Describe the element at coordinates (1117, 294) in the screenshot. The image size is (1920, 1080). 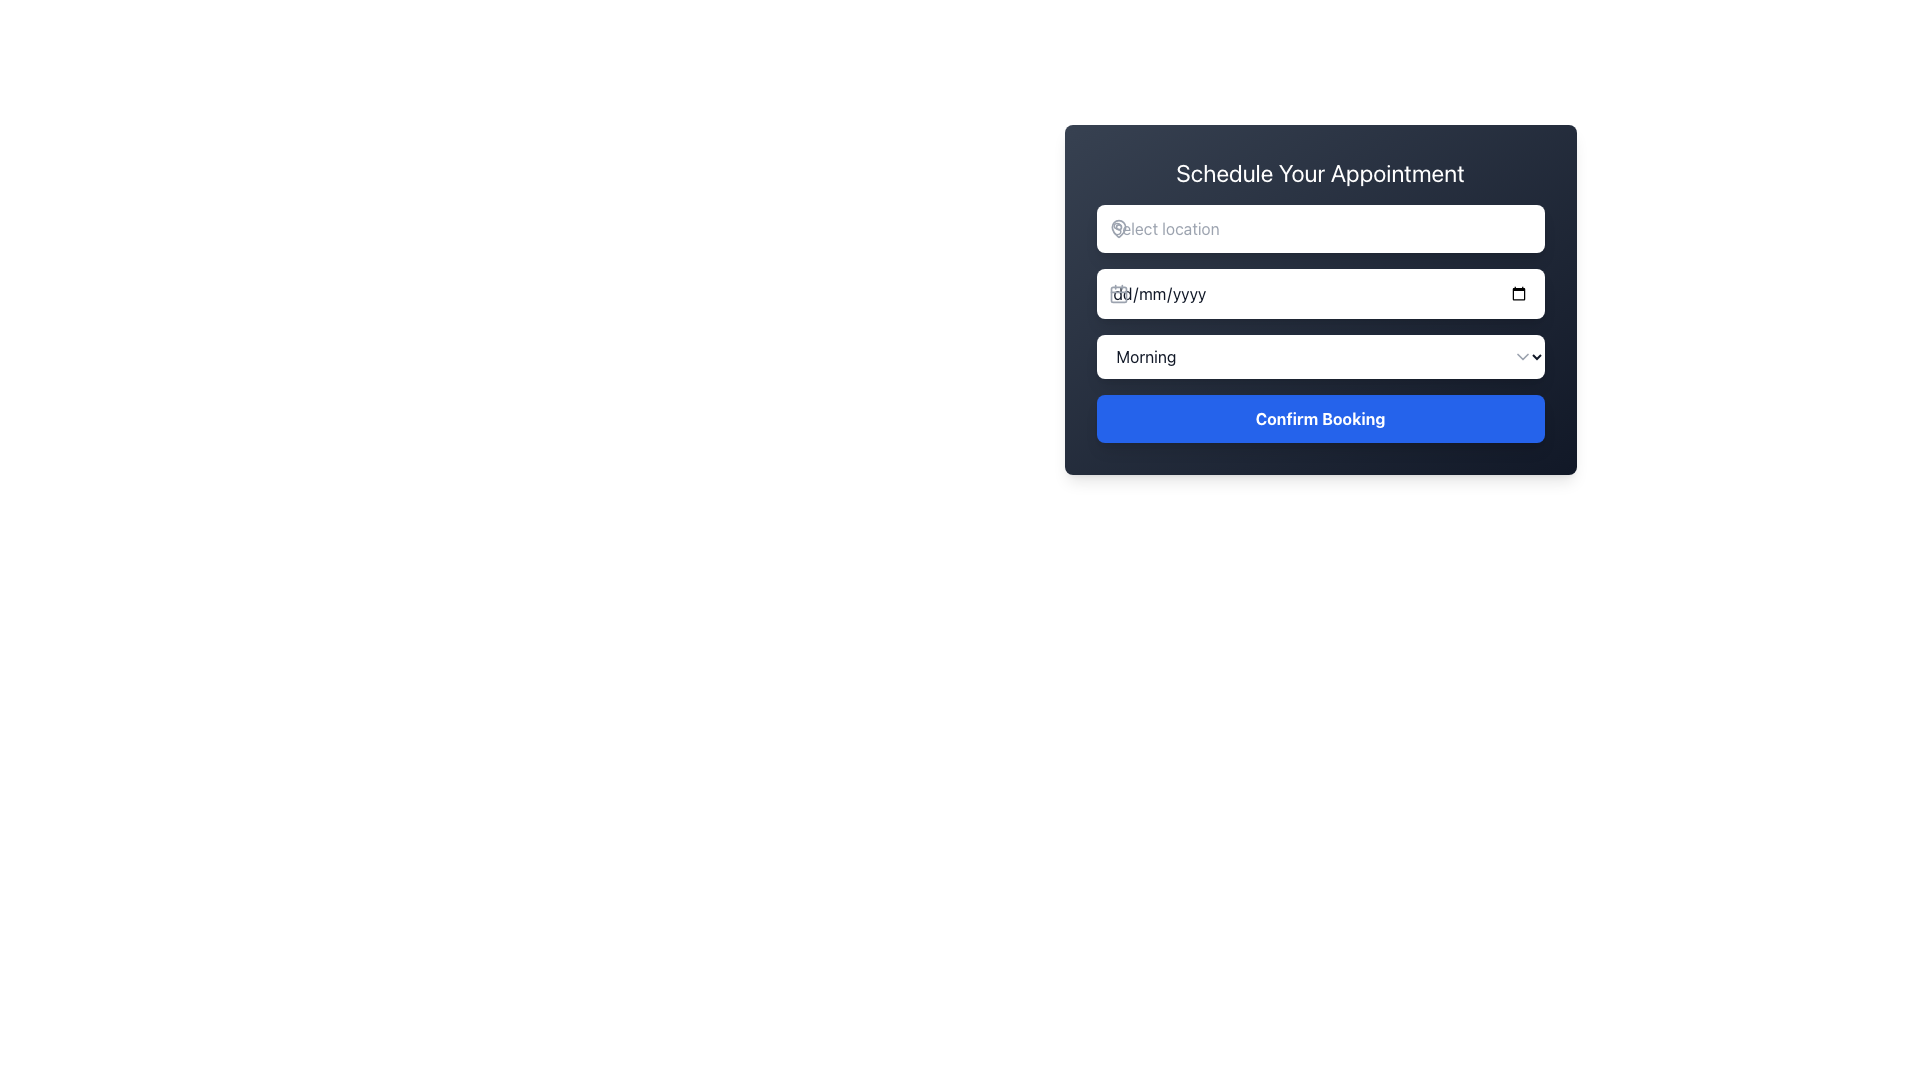
I see `the calendar icon's date input field element, which is a rectangular block with rounded corners, filled with white and surrounded by black strokes, located in the lower center region of the calendar icon` at that location.